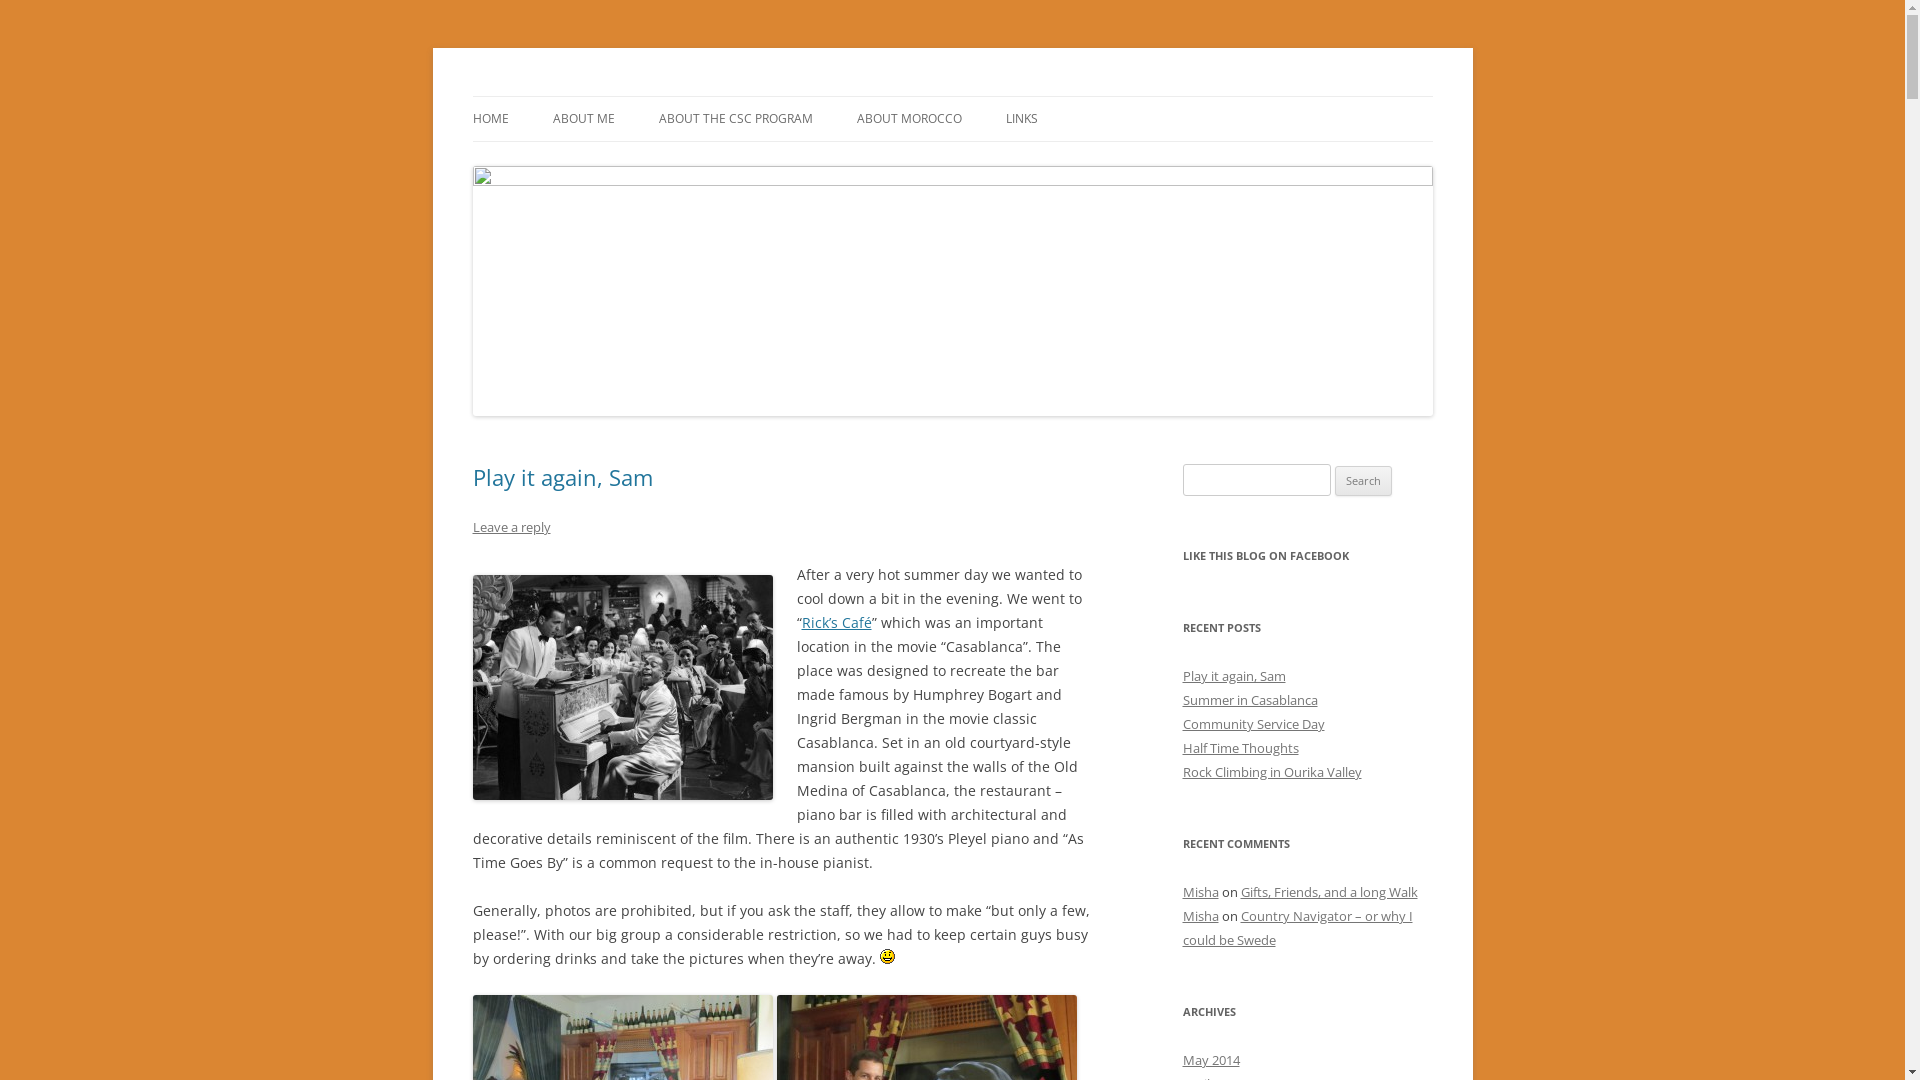  I want to click on 'Community Service Day', so click(1251, 724).